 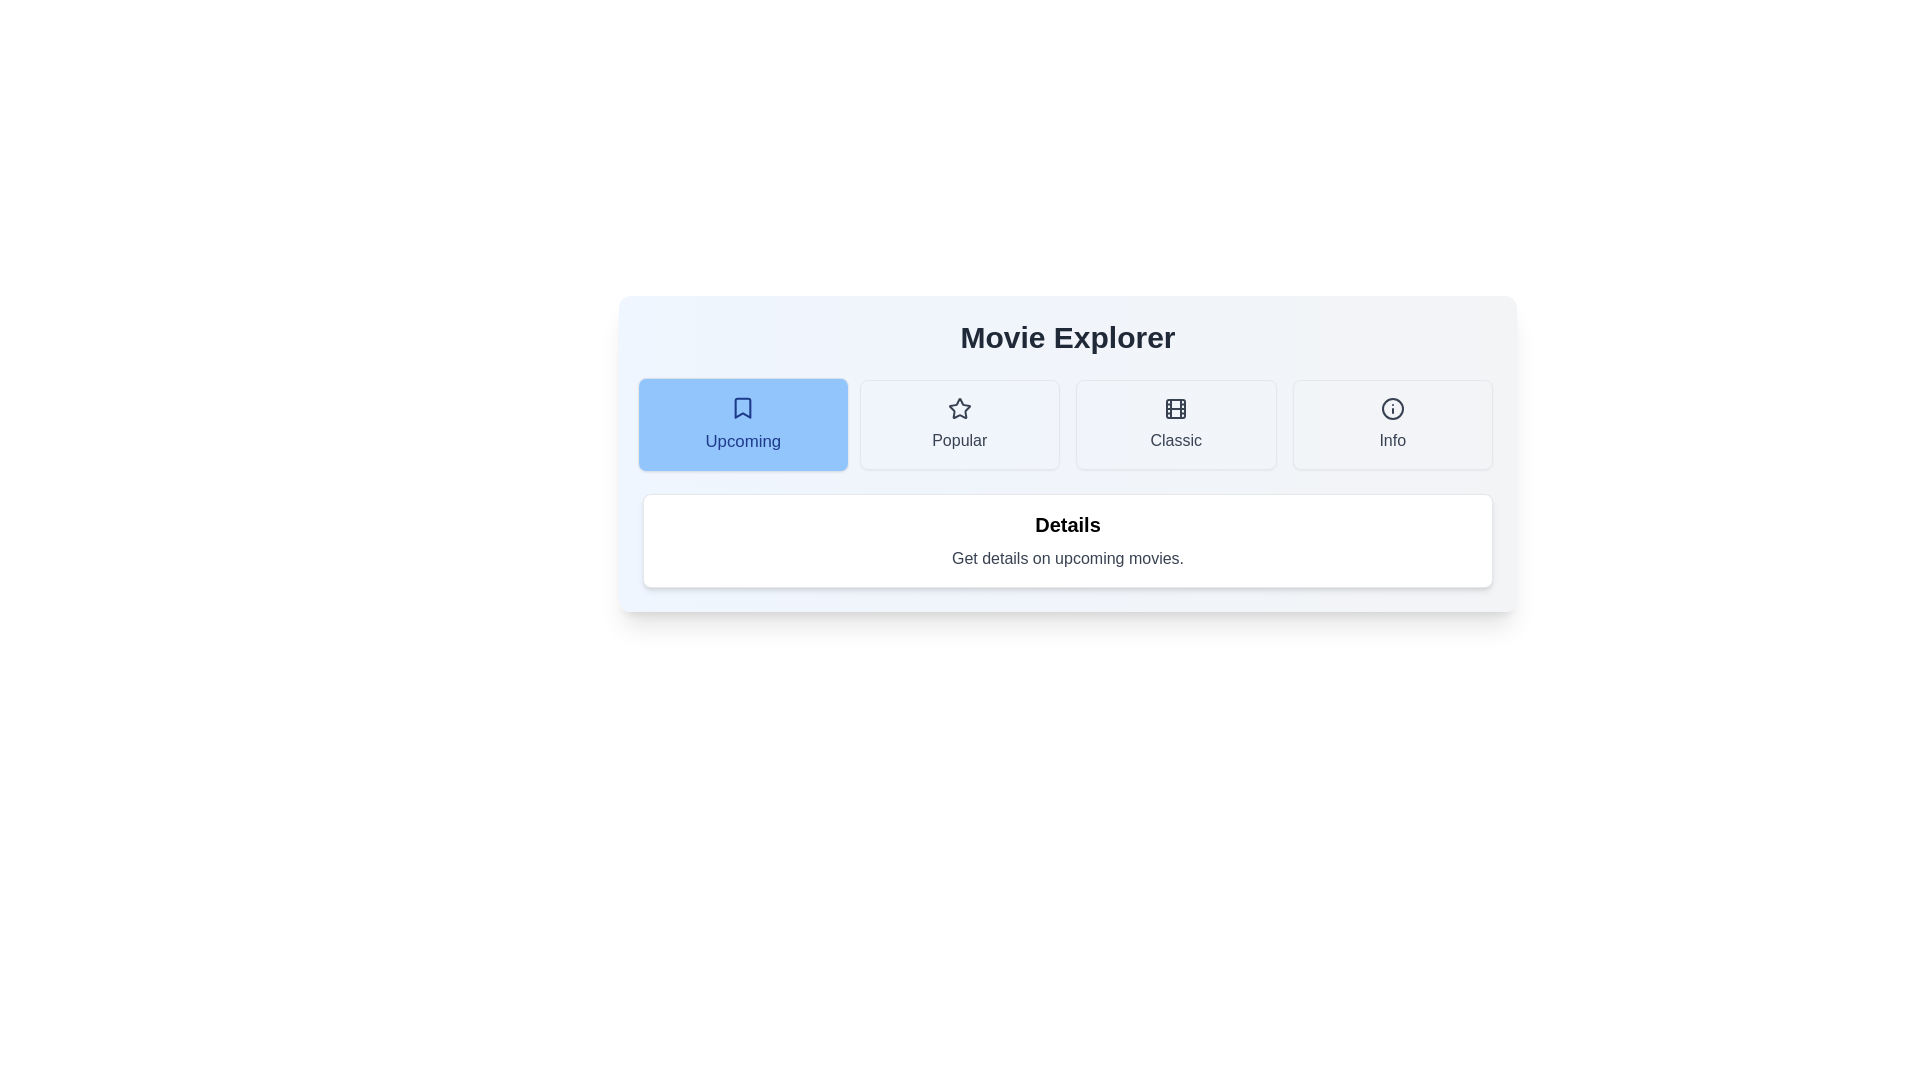 What do you see at coordinates (1391, 423) in the screenshot?
I see `the fourth card button in the Movie Explorer section for accessibility navigation` at bounding box center [1391, 423].